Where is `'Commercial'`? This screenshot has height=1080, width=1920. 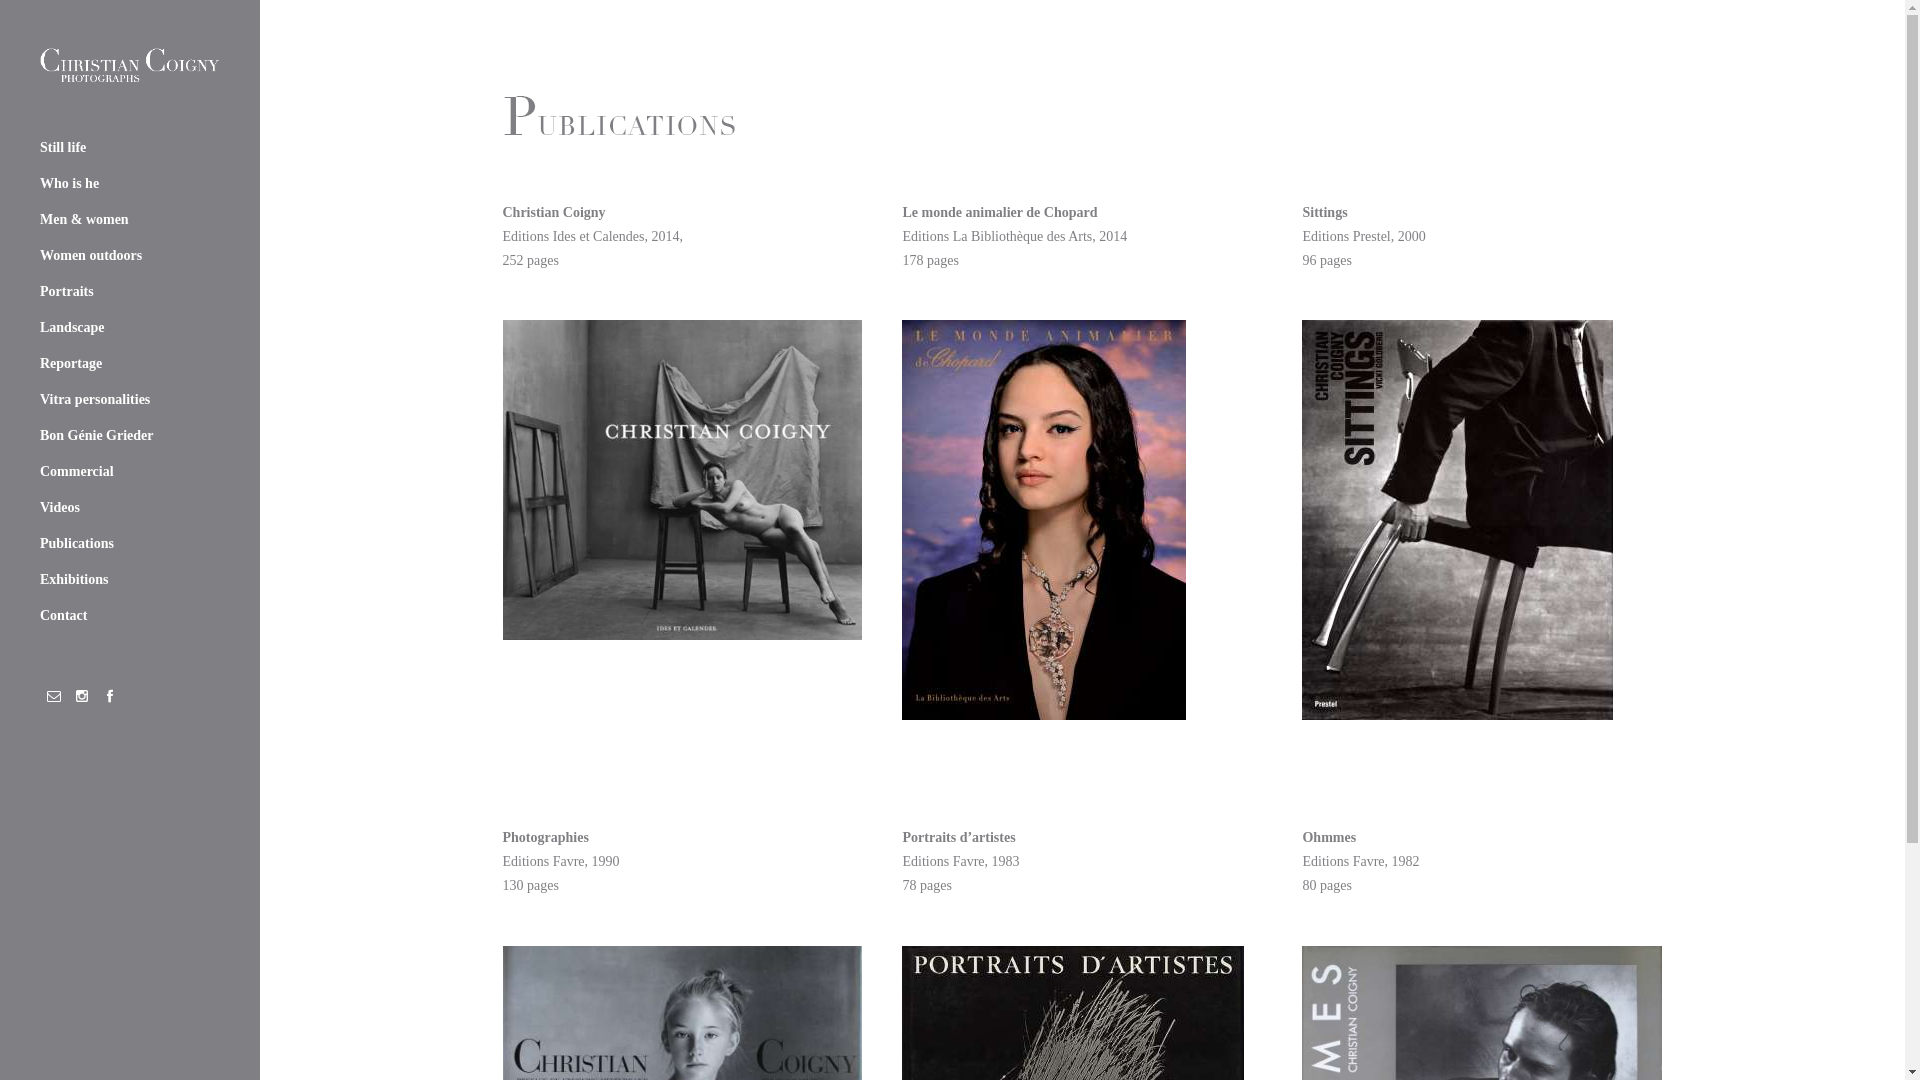 'Commercial' is located at coordinates (39, 471).